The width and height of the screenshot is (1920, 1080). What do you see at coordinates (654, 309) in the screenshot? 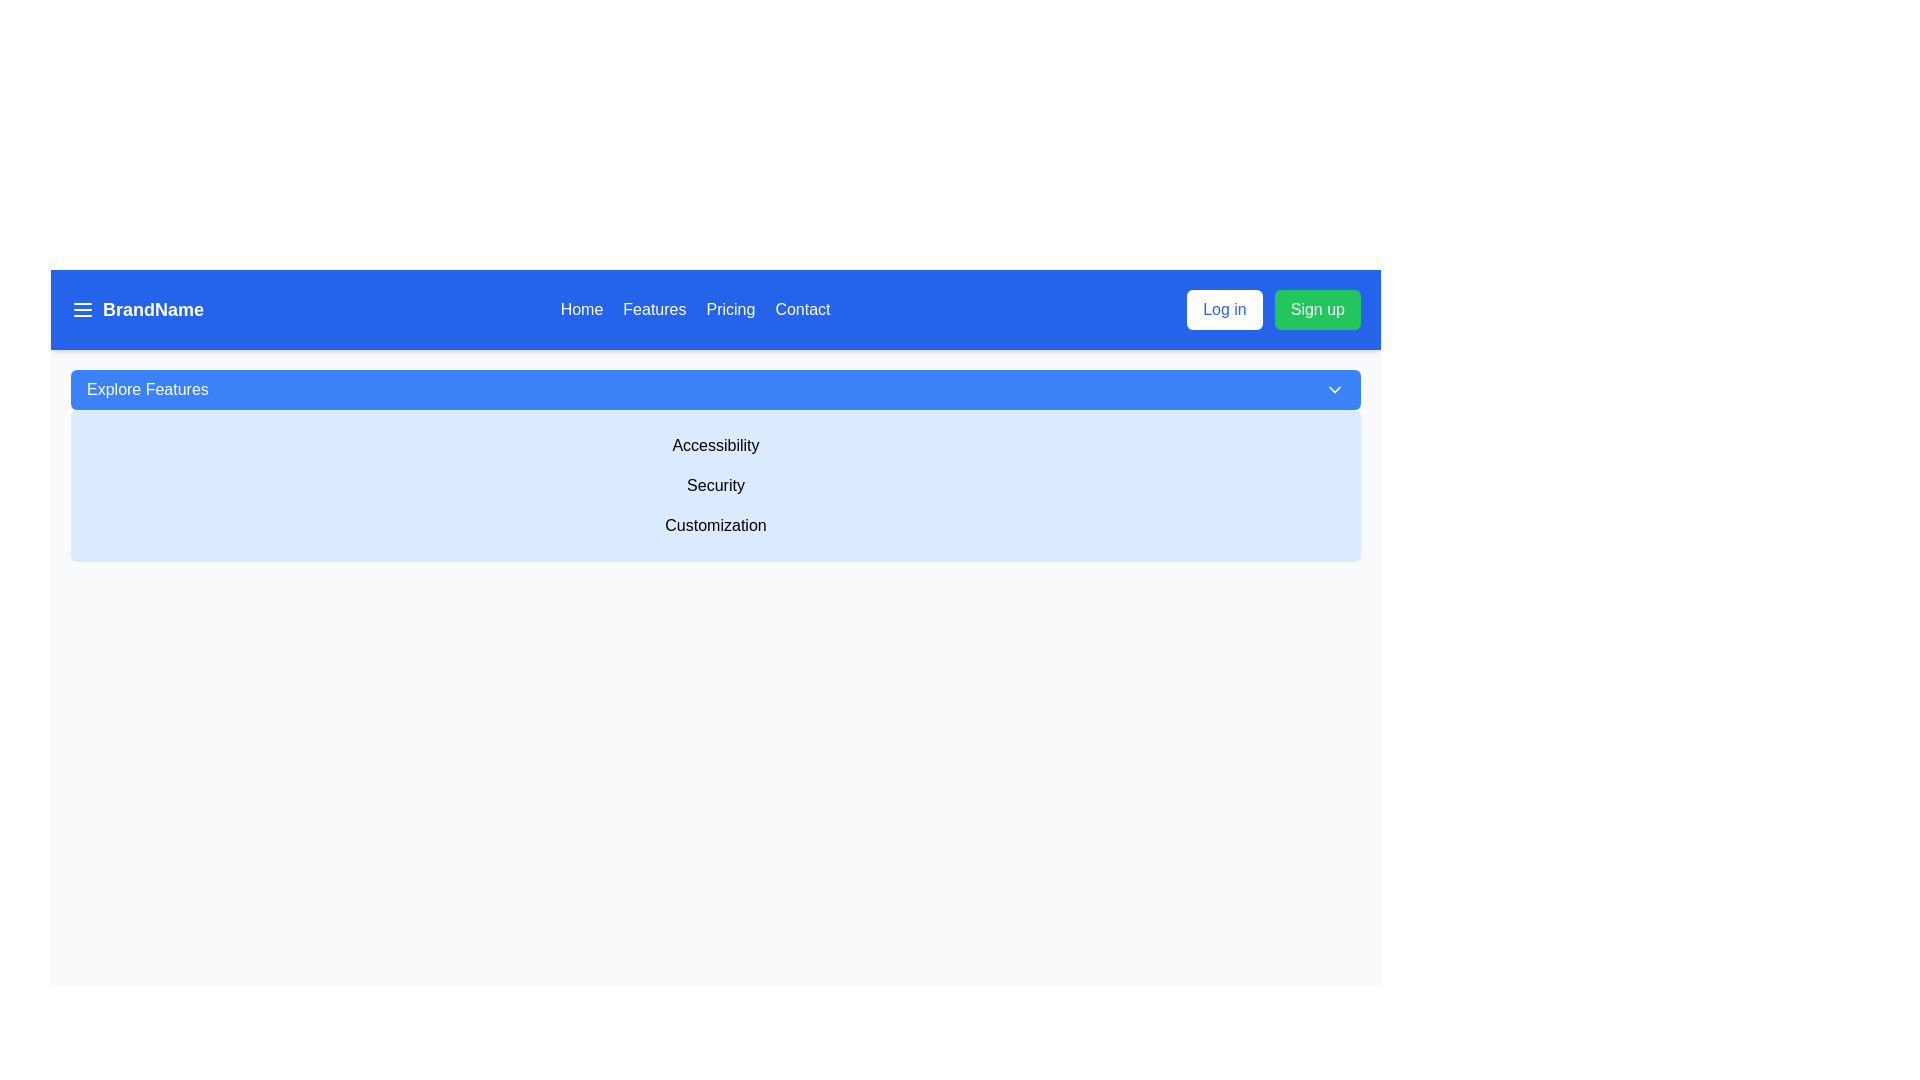
I see `the 'Features' navigation menu item, which is the second item in a horizontally aligned navigation bar styled with white text on a blue background` at bounding box center [654, 309].